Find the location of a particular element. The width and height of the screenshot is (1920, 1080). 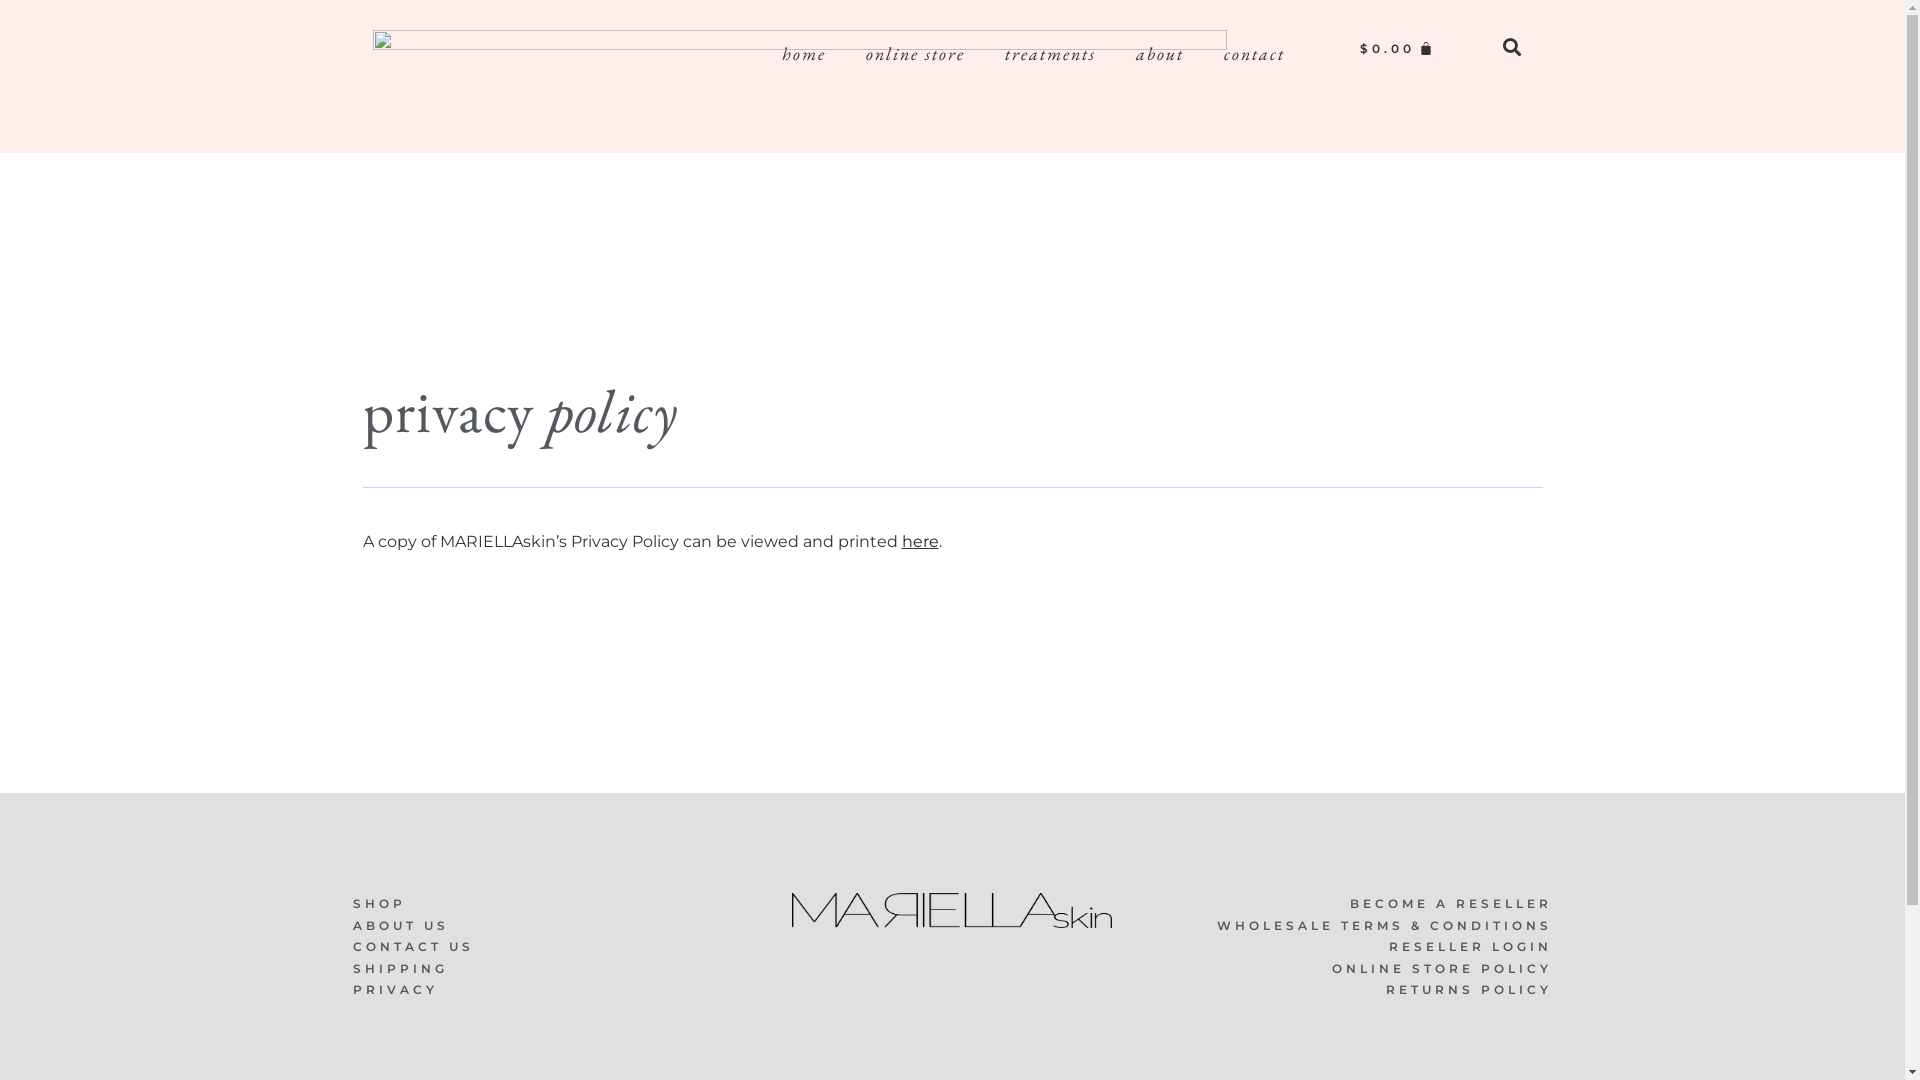

'WHOLESALE TERMS & CONDITIONS' is located at coordinates (1352, 925).